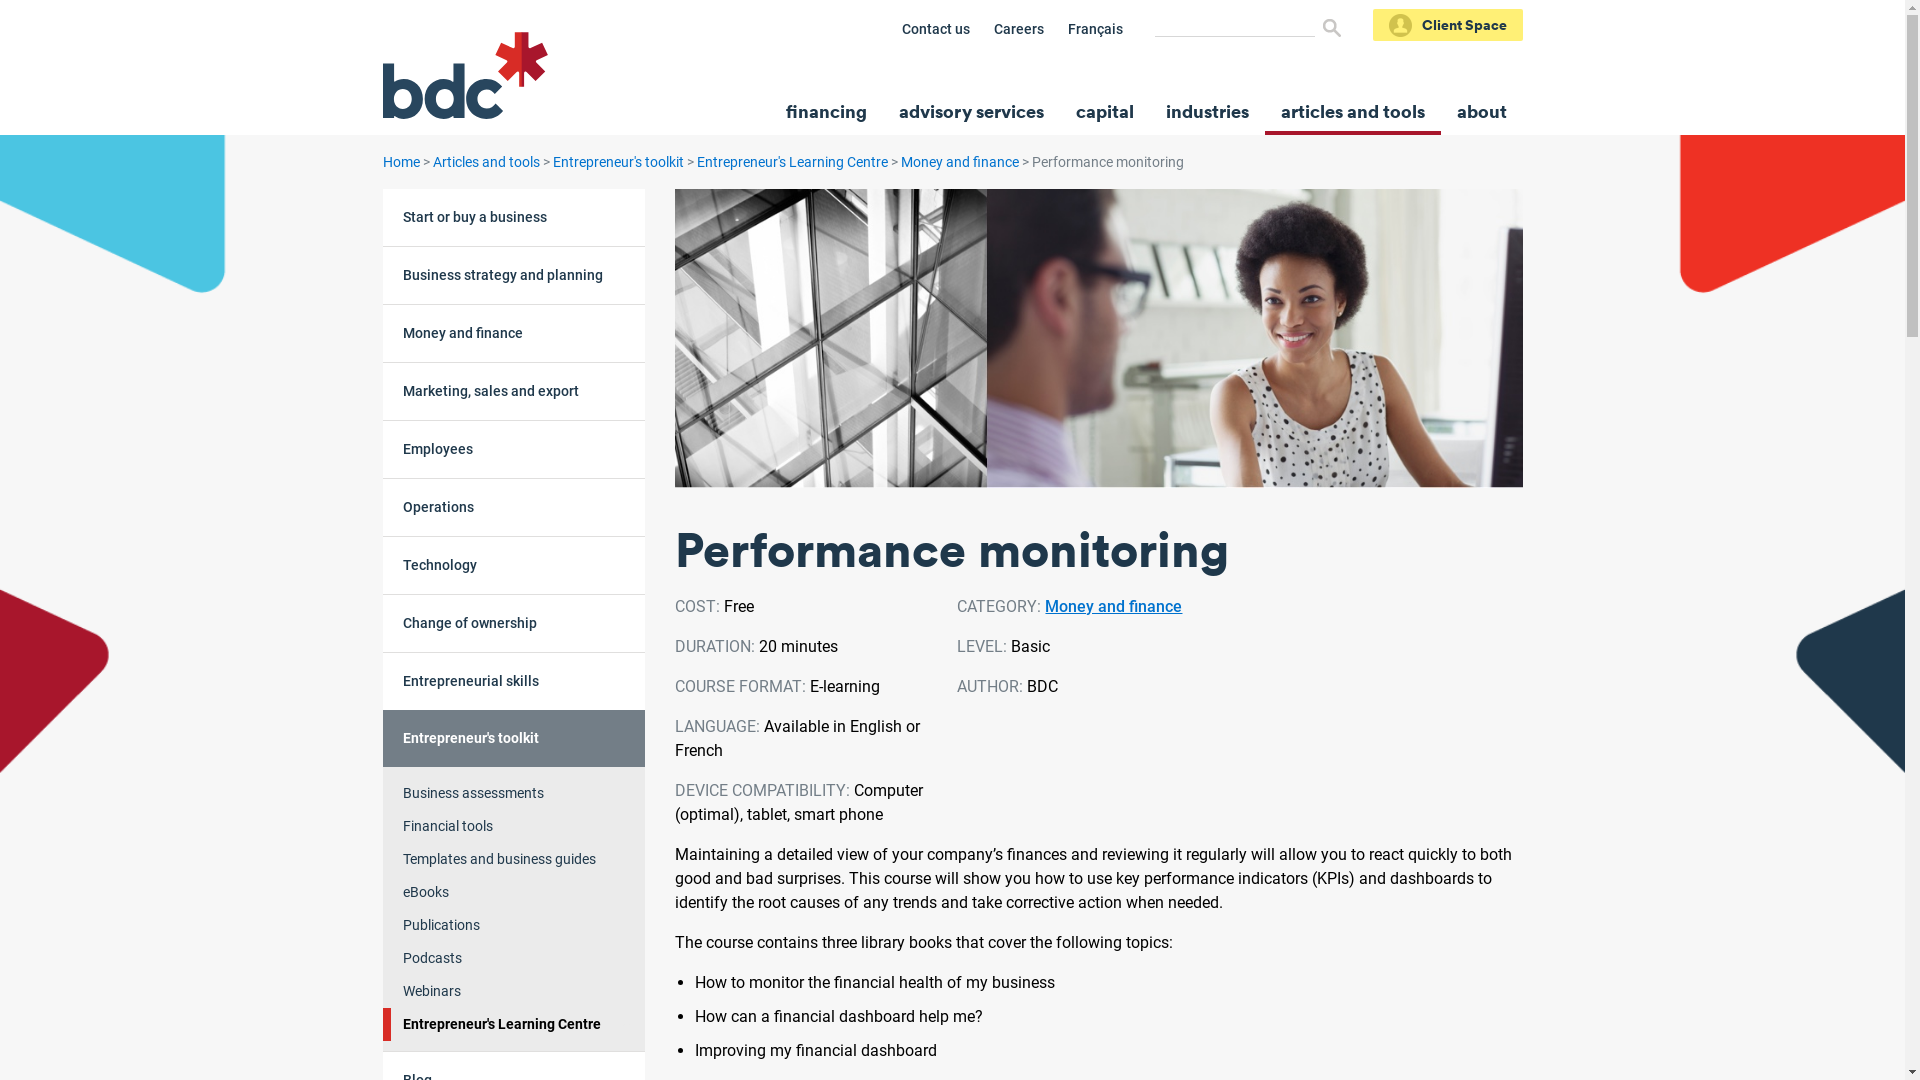 The image size is (1920, 1080). What do you see at coordinates (513, 738) in the screenshot?
I see `'Entrepreneur's toolkit'` at bounding box center [513, 738].